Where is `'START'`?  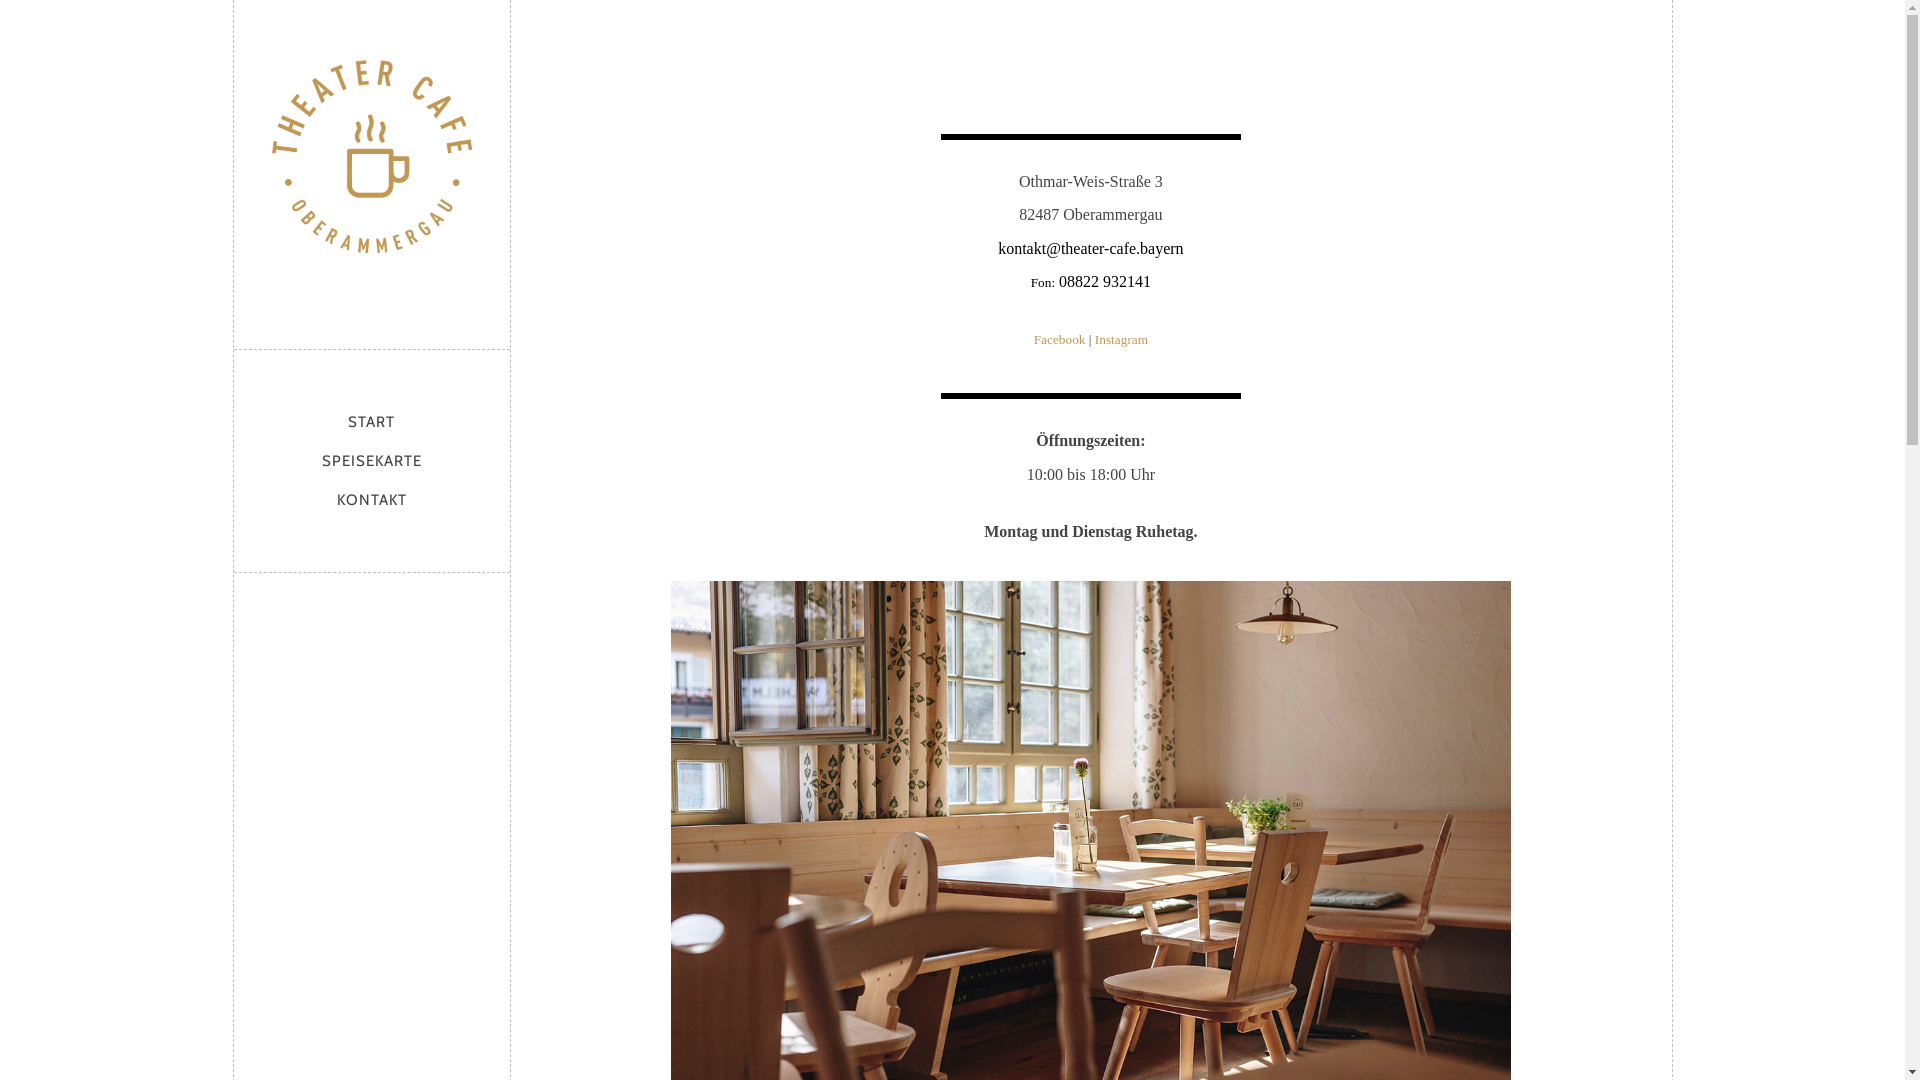 'START' is located at coordinates (340, 420).